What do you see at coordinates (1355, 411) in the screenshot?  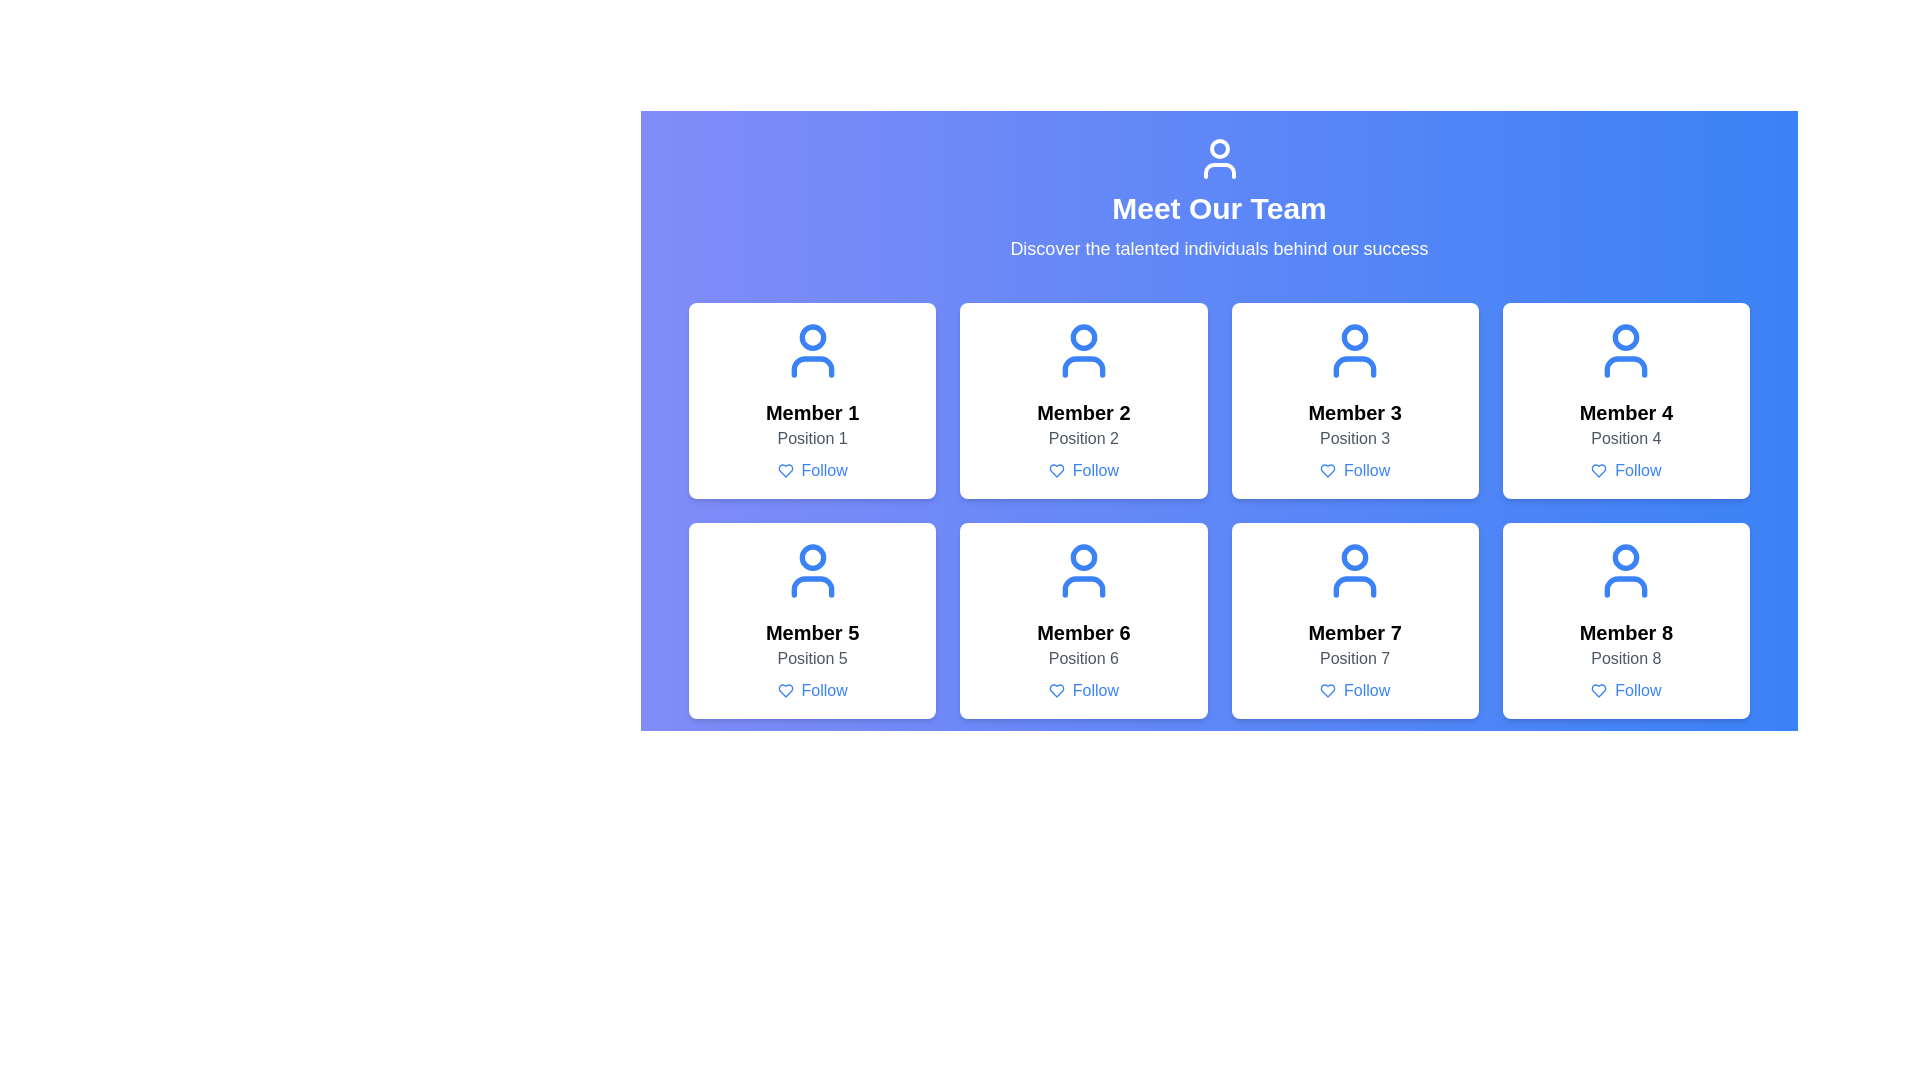 I see `the prominently styled text label displaying 'Member 3' in bold font, located in the third card from the left on the first row of the team member grid` at bounding box center [1355, 411].